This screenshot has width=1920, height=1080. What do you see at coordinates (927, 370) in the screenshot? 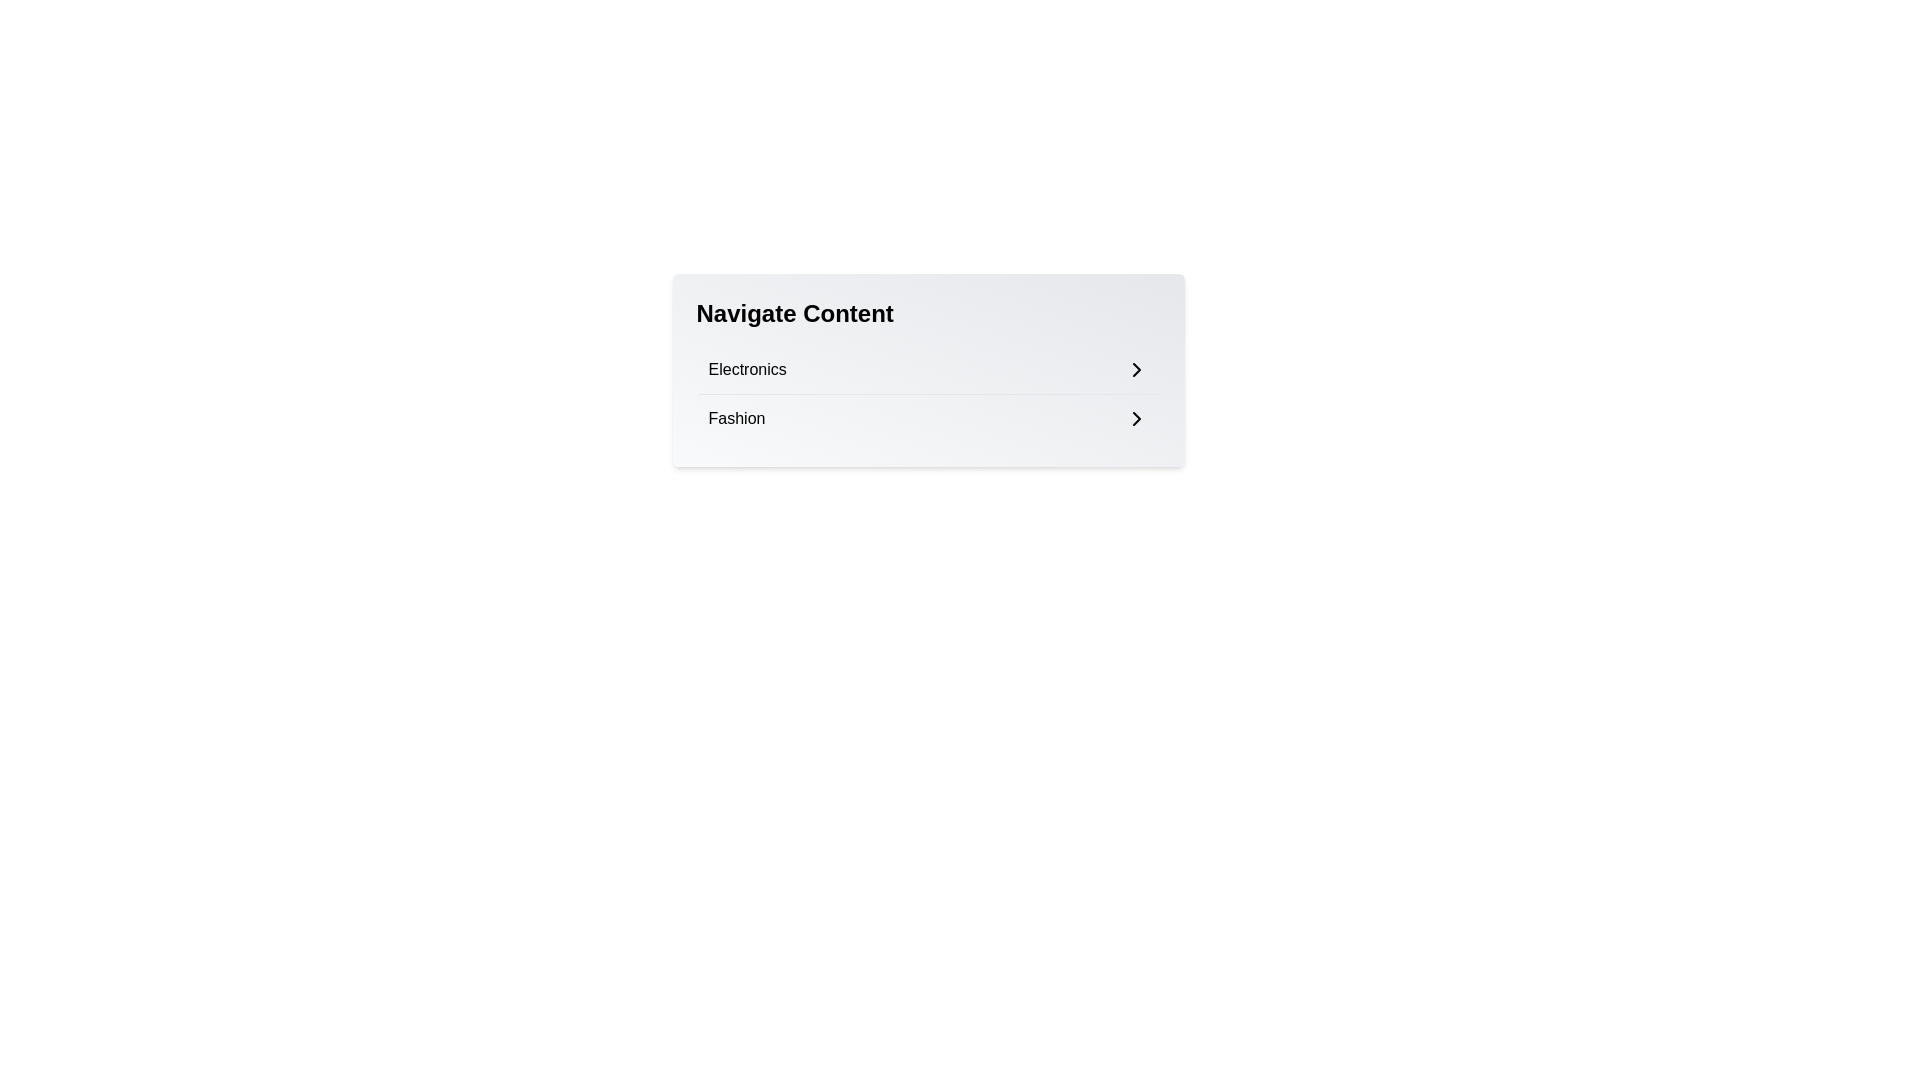
I see `the navigation menu box containing the links 'Electronics' and 'Fashion'` at bounding box center [927, 370].